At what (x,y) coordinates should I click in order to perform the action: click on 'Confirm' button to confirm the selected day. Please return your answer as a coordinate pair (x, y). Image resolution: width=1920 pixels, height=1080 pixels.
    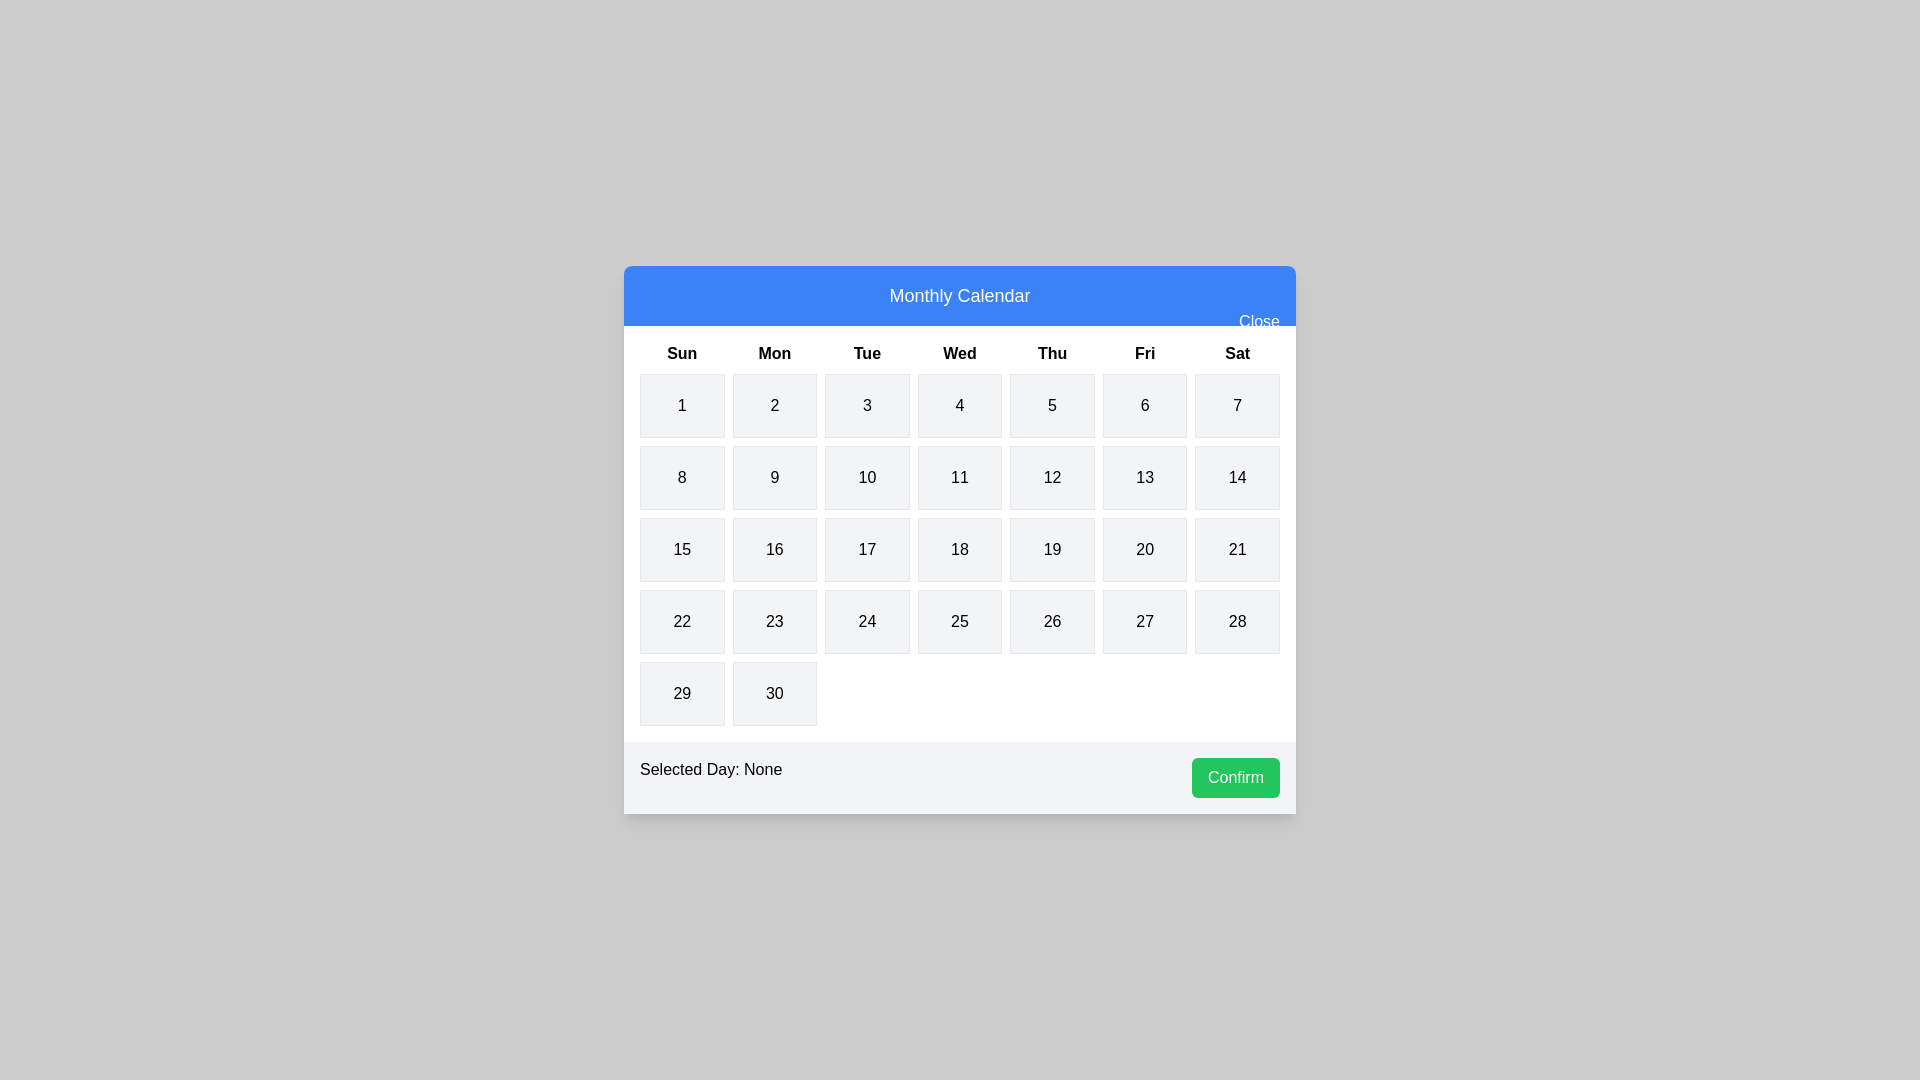
    Looking at the image, I should click on (1234, 777).